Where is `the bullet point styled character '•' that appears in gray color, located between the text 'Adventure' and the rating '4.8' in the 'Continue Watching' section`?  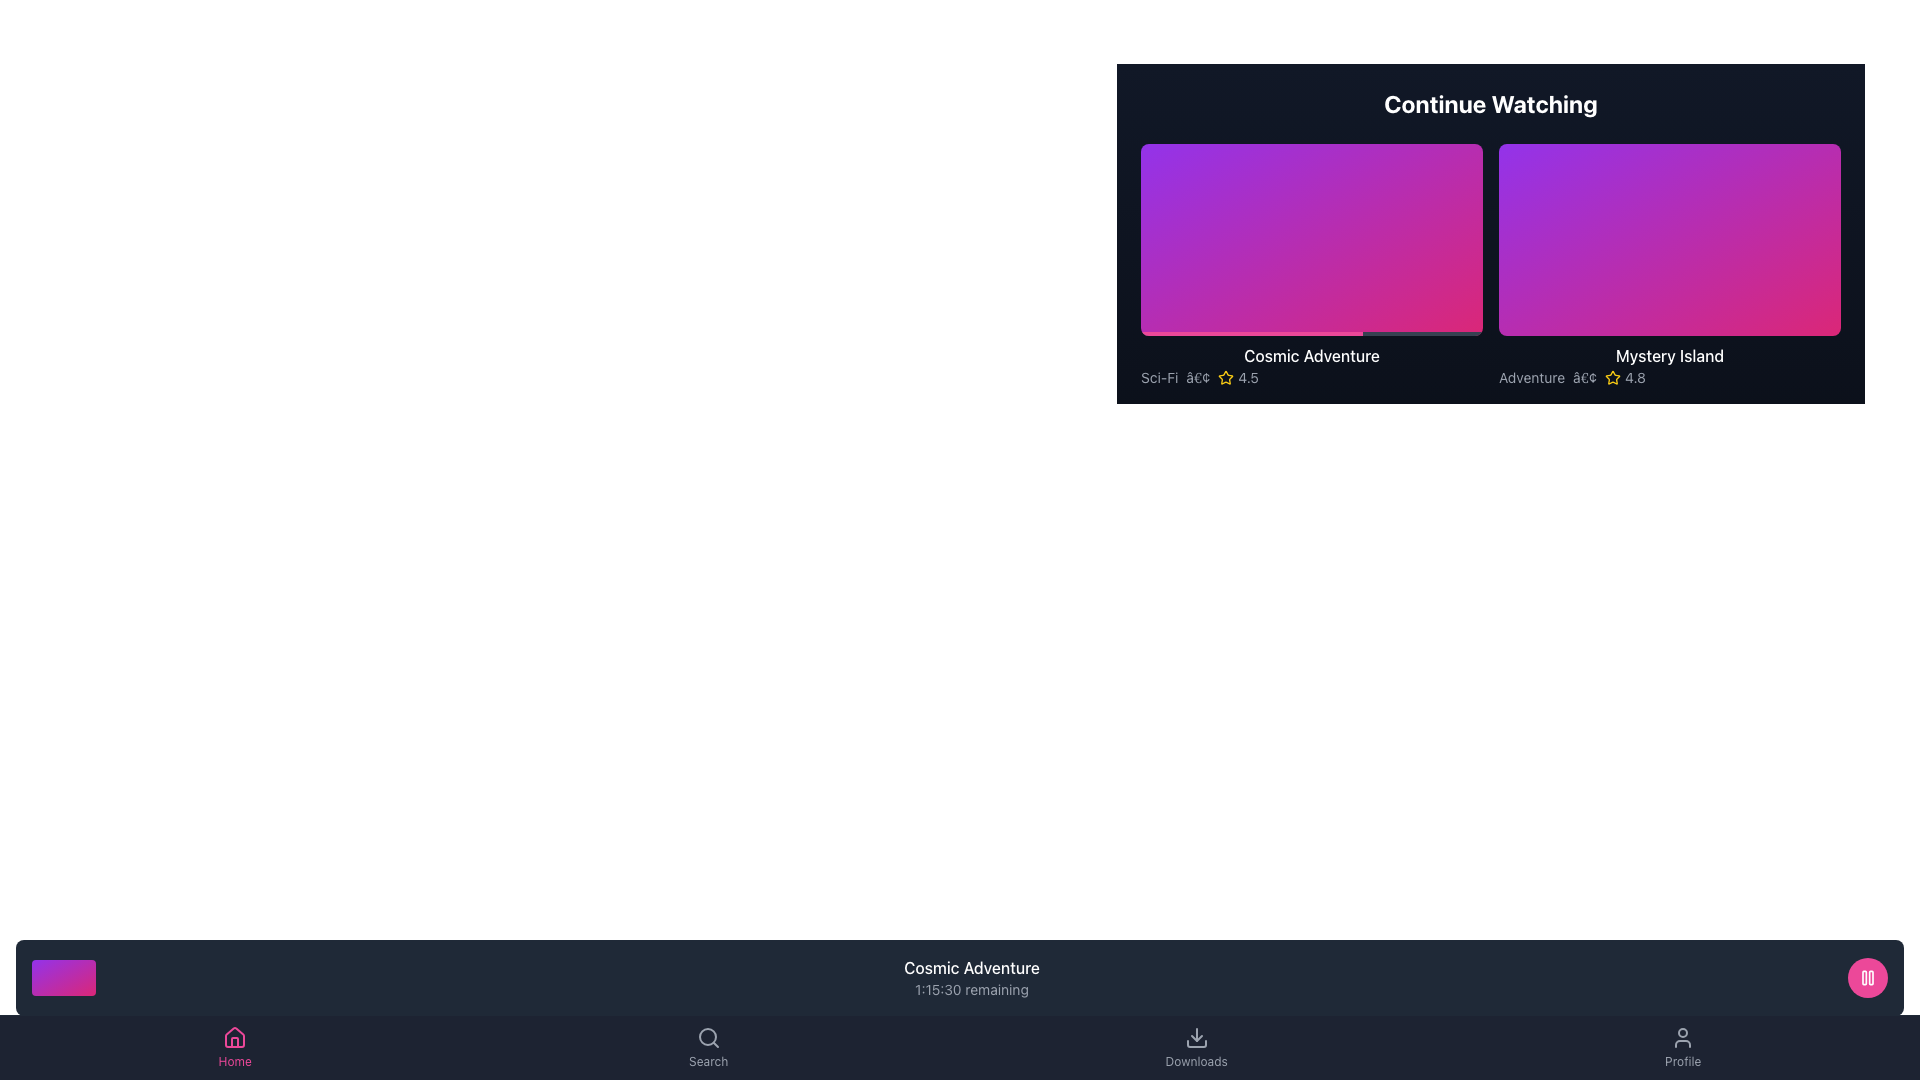
the bullet point styled character '•' that appears in gray color, located between the text 'Adventure' and the rating '4.8' in the 'Continue Watching' section is located at coordinates (1584, 378).